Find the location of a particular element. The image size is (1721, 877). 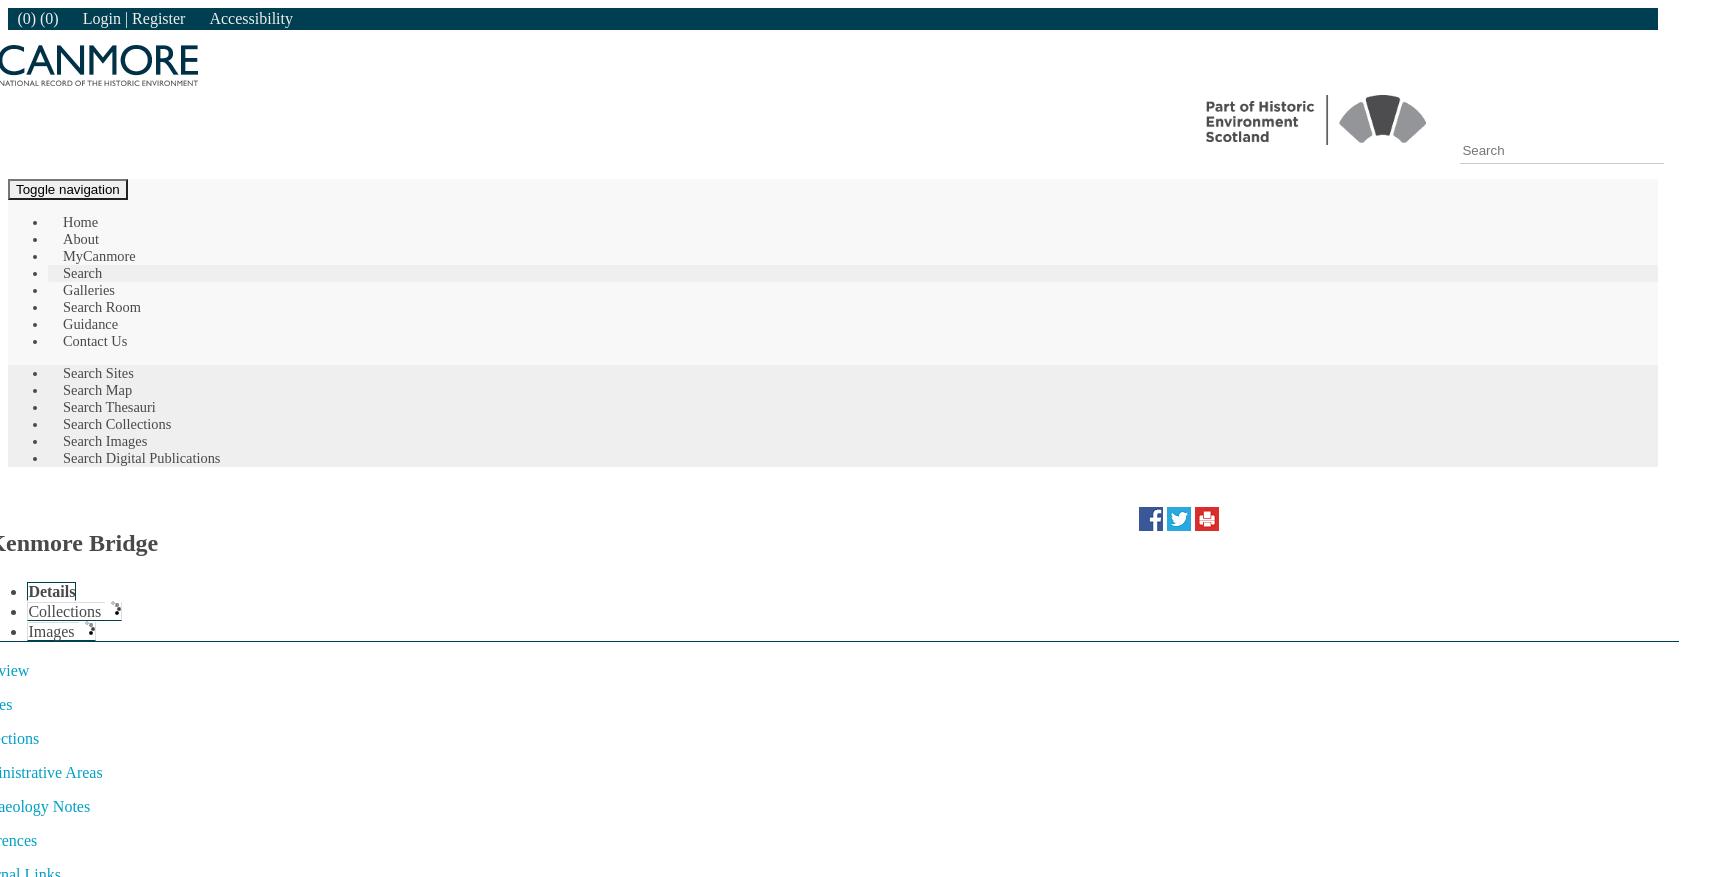

'Images' is located at coordinates (52, 629).